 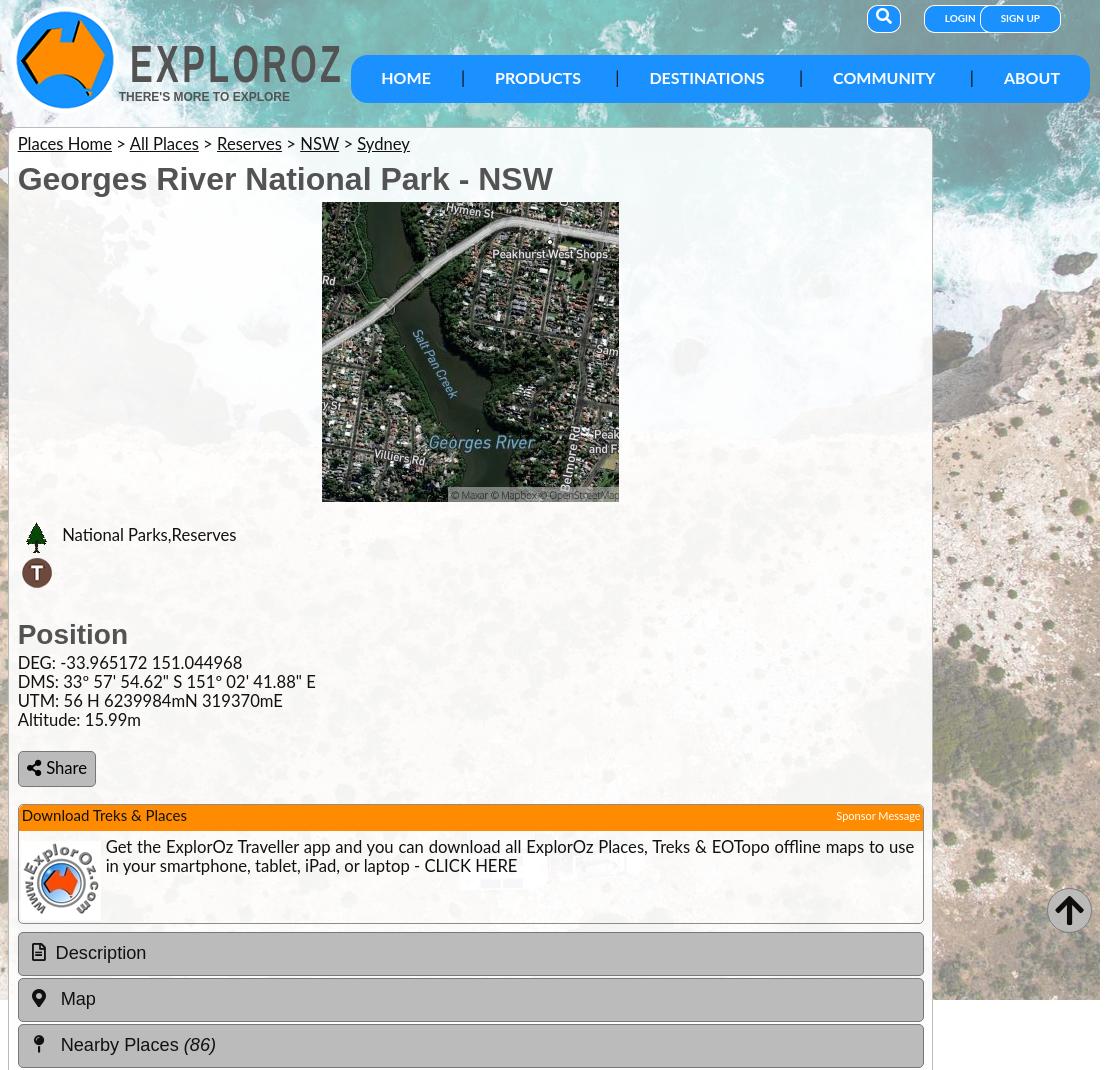 What do you see at coordinates (249, 144) in the screenshot?
I see `'Reserves'` at bounding box center [249, 144].